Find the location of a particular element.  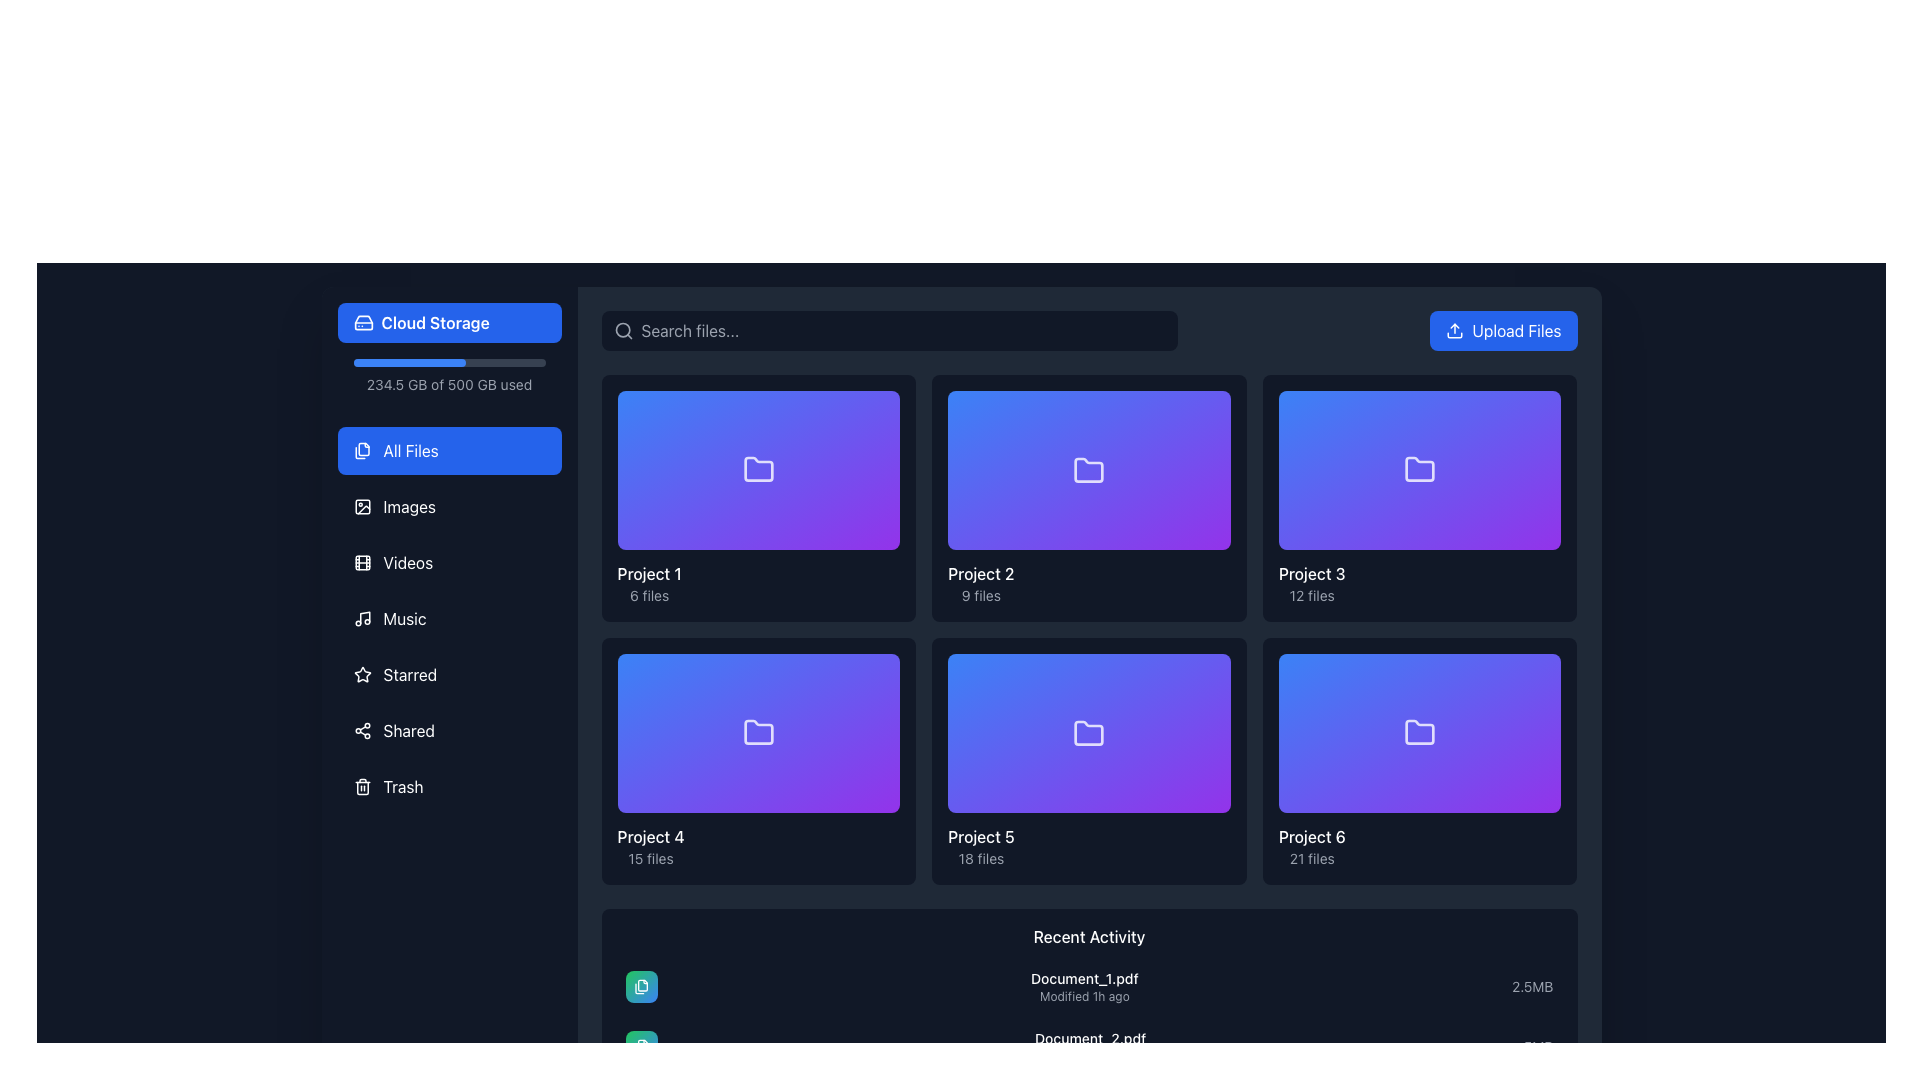

the sharing icon that visually enhances the 'Shared' label in the sidebar menu, located between 'Starred' and 'Trash' is located at coordinates (362, 731).